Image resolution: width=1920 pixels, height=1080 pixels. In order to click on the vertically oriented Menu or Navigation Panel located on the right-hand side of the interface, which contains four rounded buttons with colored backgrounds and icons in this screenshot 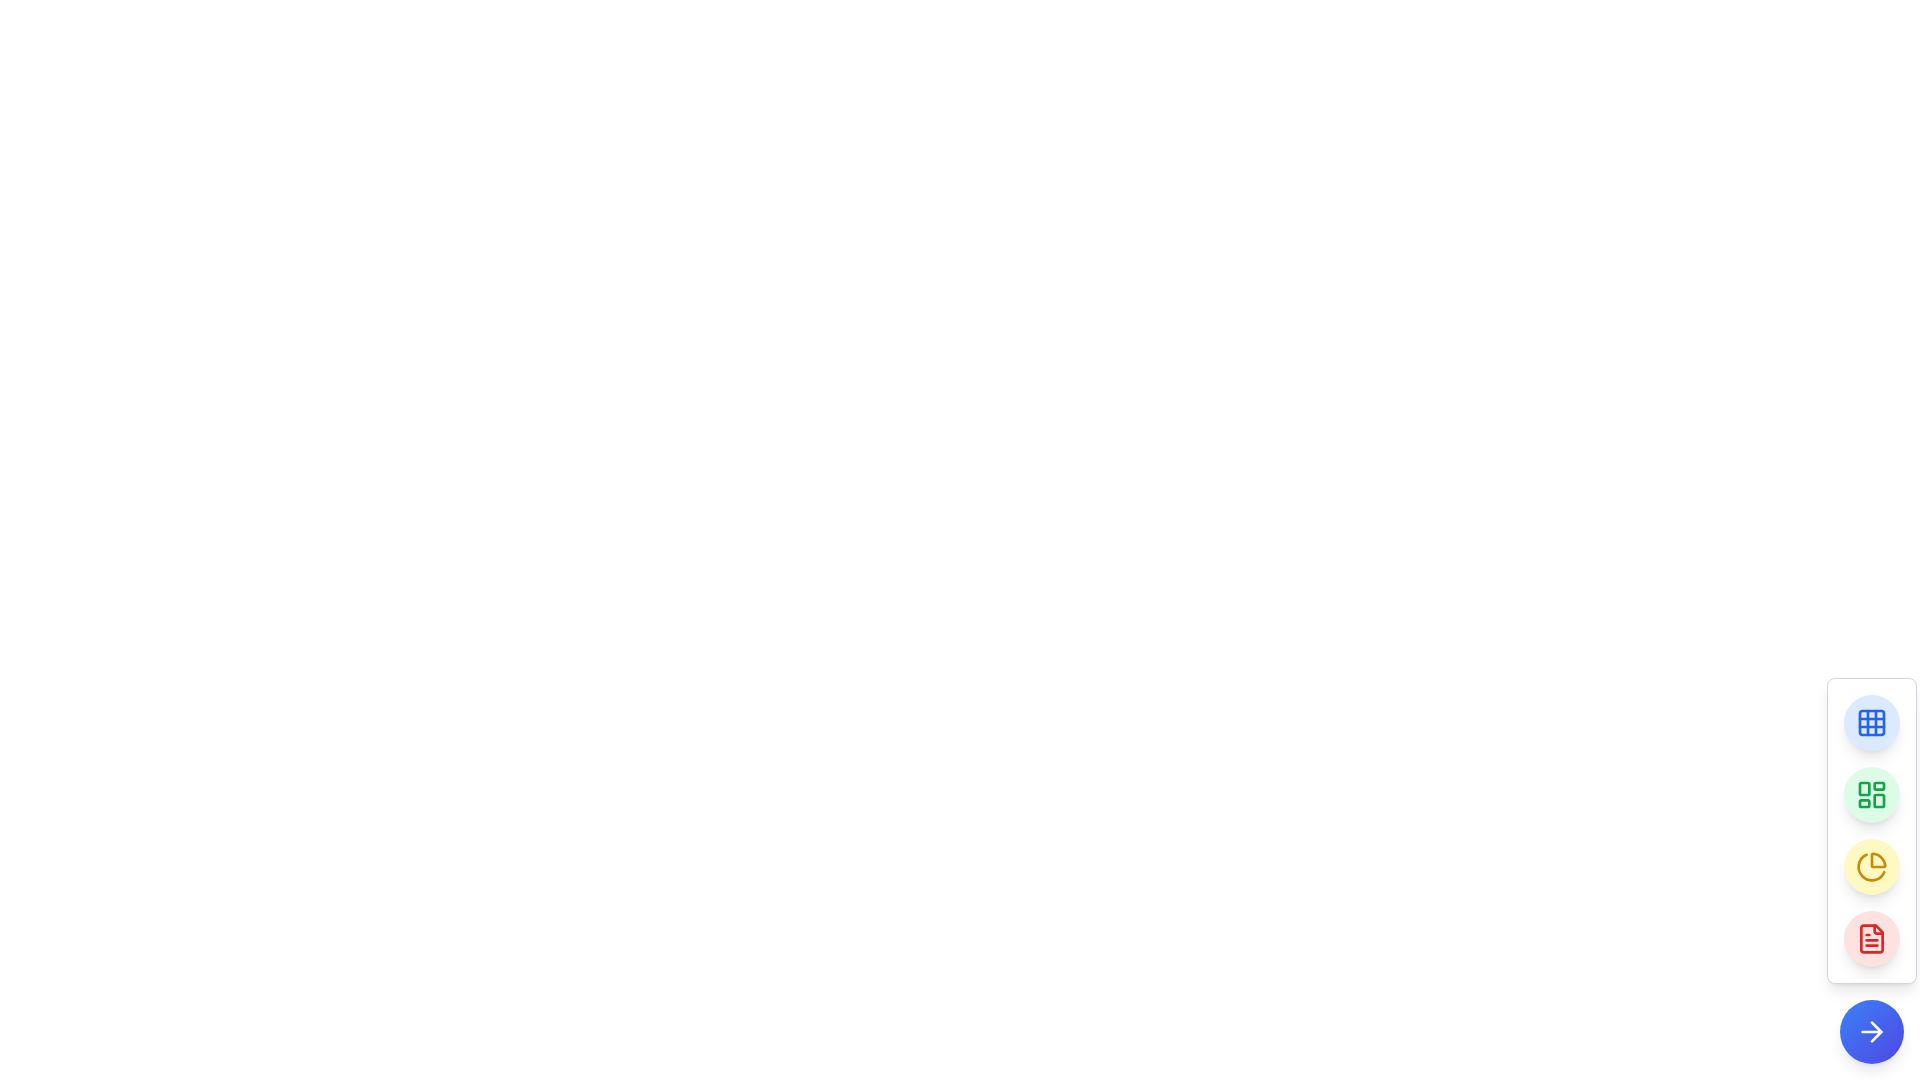, I will do `click(1871, 830)`.